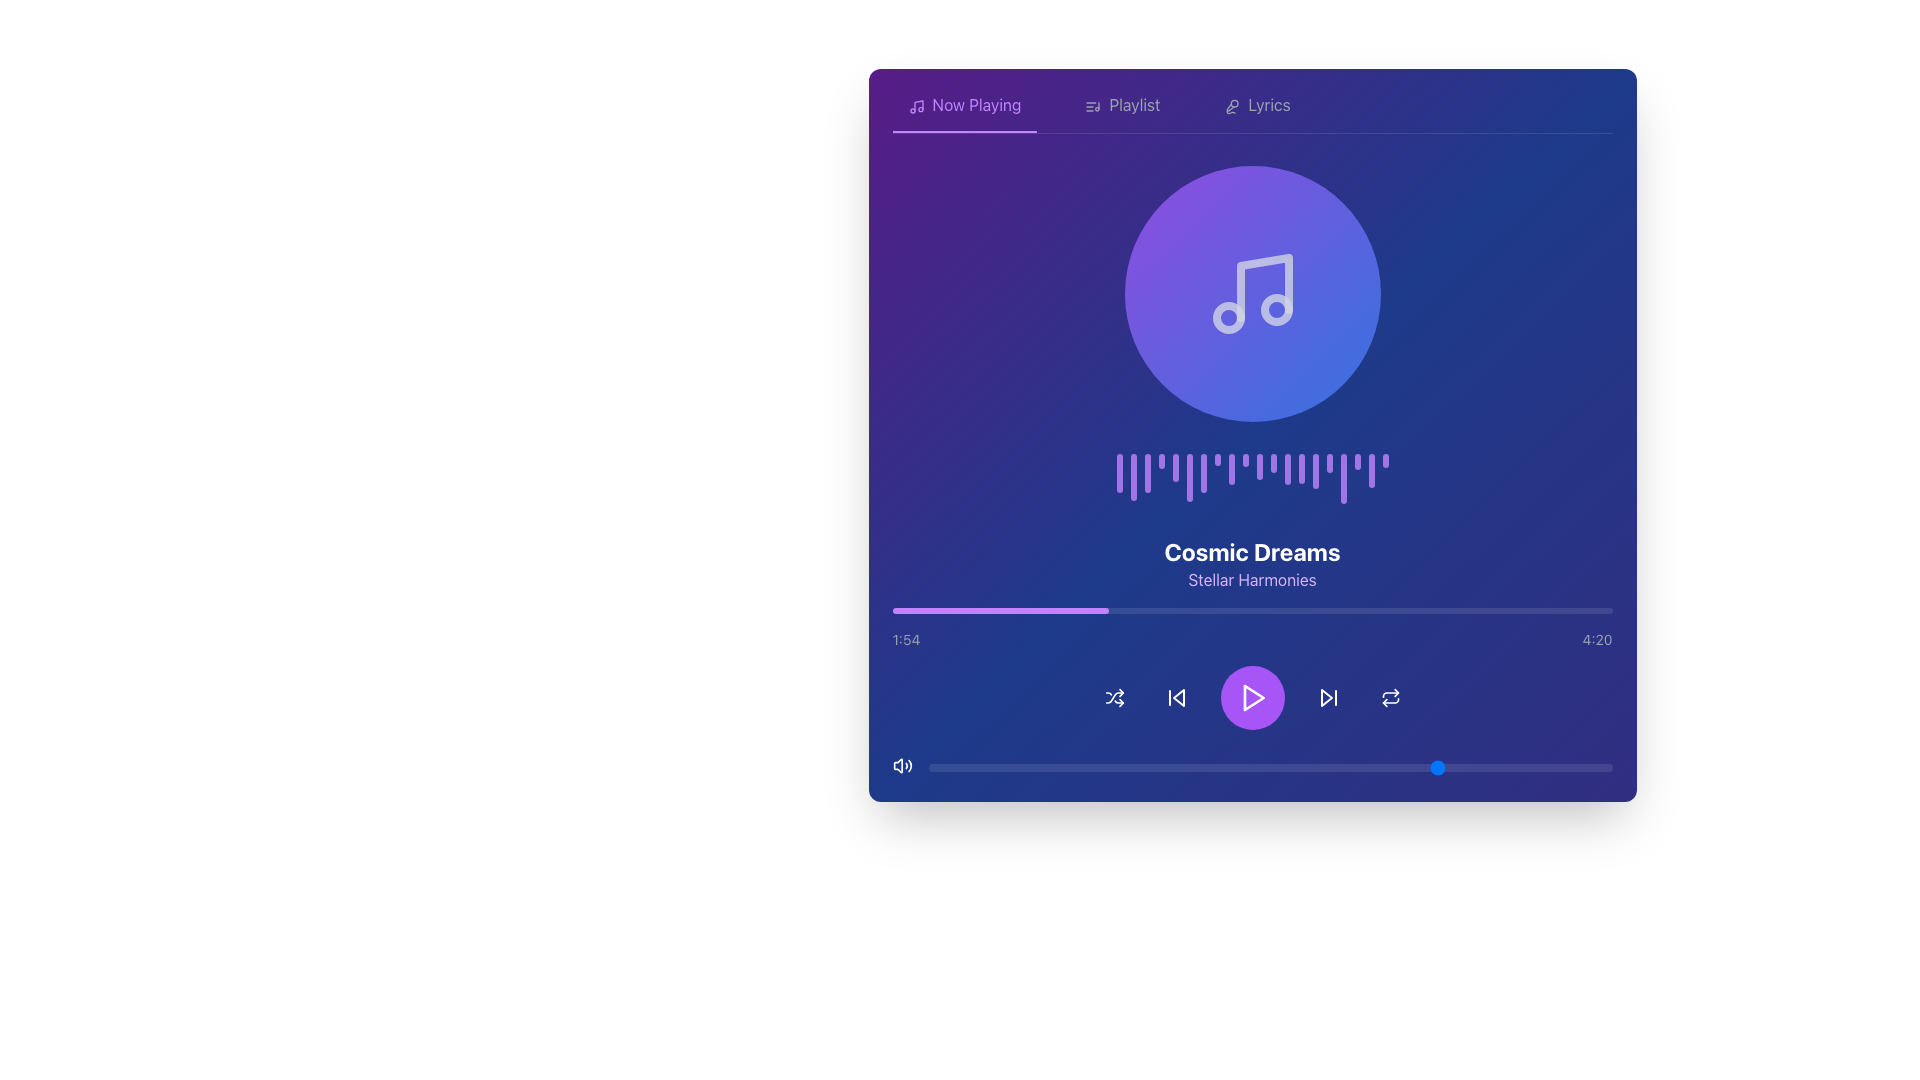 The height and width of the screenshot is (1080, 1920). Describe the element at coordinates (1251, 579) in the screenshot. I see `the text label 'Stellar Harmonies', which serves as a subtitle providing additional context below 'Cosmic Dreams'` at that location.